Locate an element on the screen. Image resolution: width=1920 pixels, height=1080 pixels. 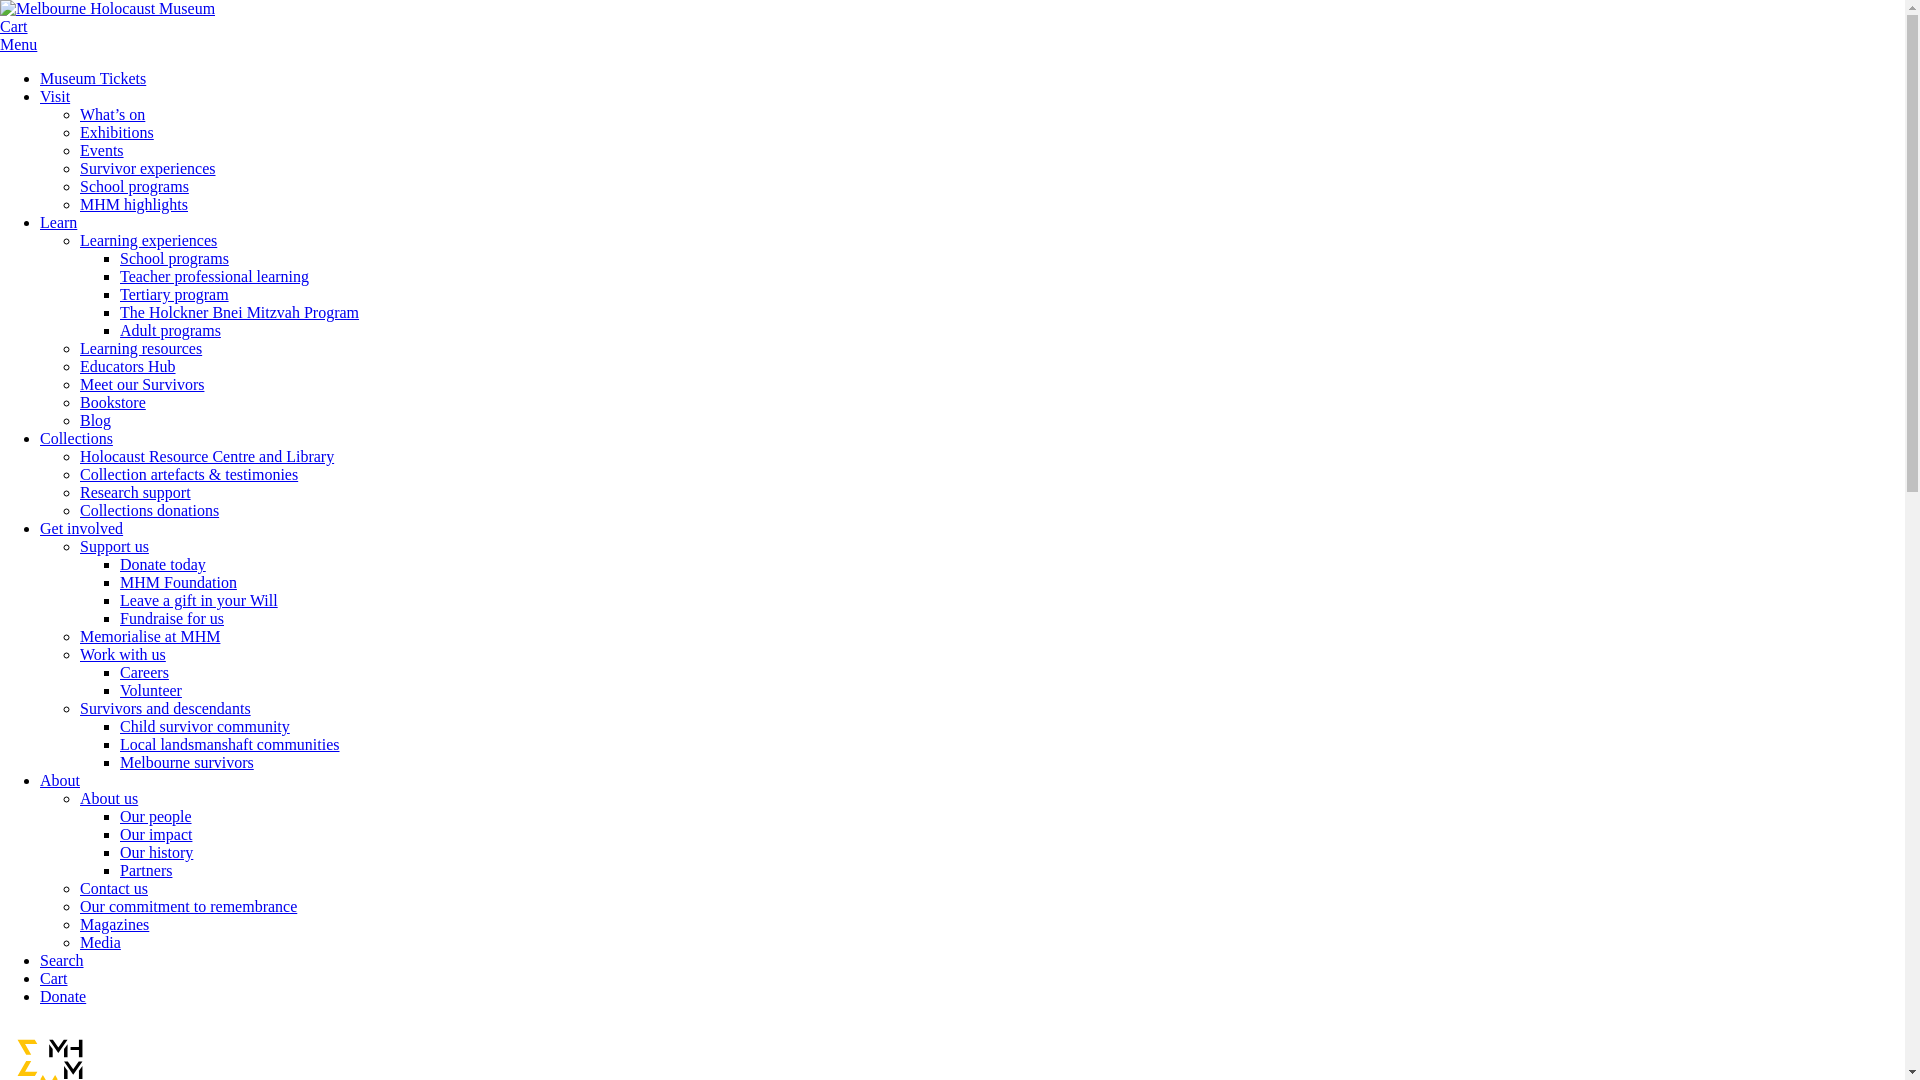
'Donate' is located at coordinates (62, 996).